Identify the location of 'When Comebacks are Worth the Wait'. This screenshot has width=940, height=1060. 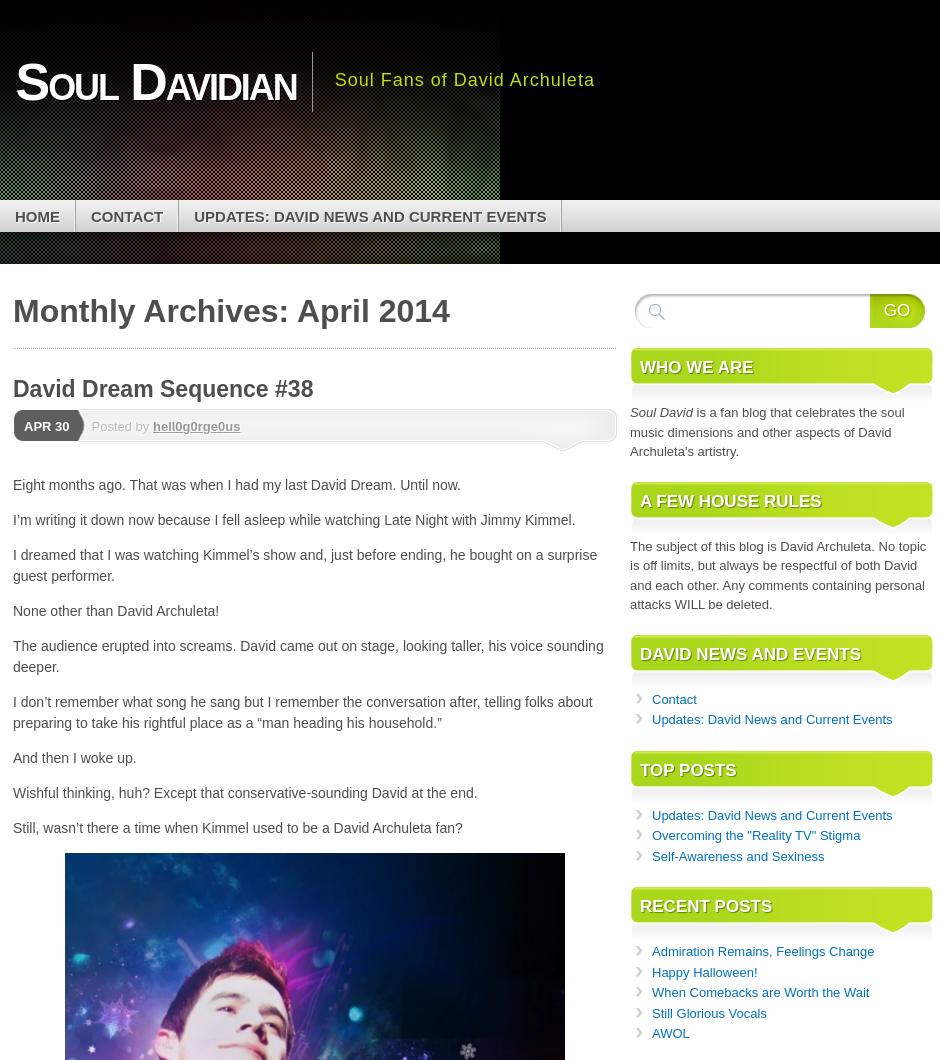
(651, 991).